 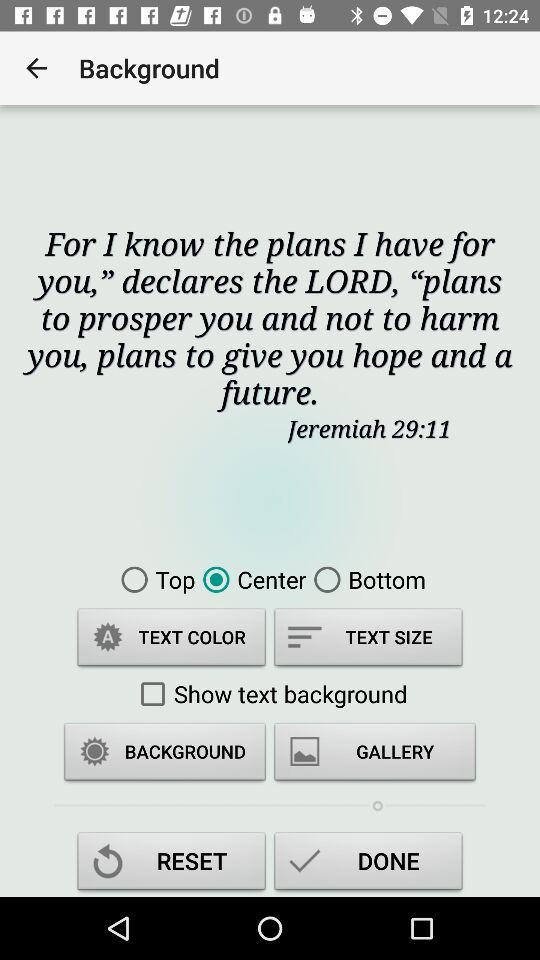 I want to click on the show text background, so click(x=269, y=694).